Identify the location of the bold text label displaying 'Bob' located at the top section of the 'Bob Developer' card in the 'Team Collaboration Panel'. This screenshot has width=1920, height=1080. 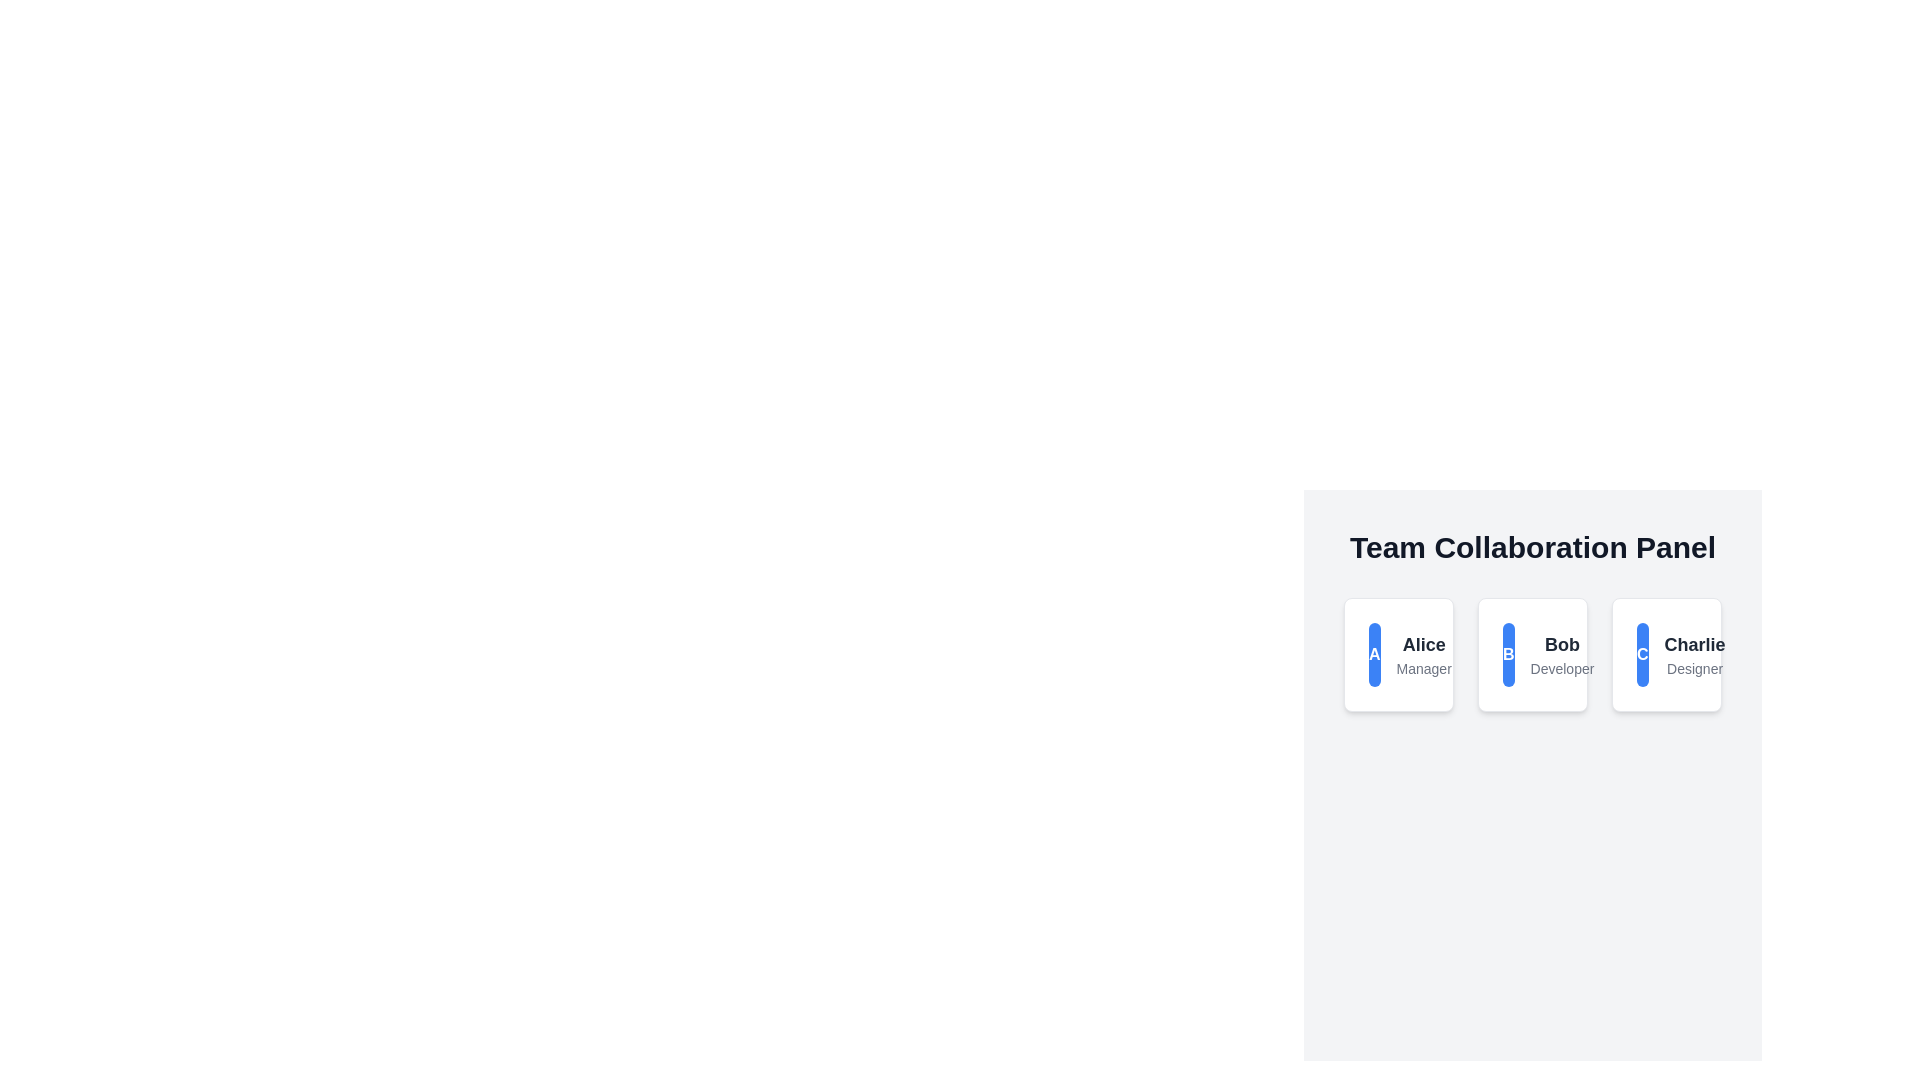
(1561, 644).